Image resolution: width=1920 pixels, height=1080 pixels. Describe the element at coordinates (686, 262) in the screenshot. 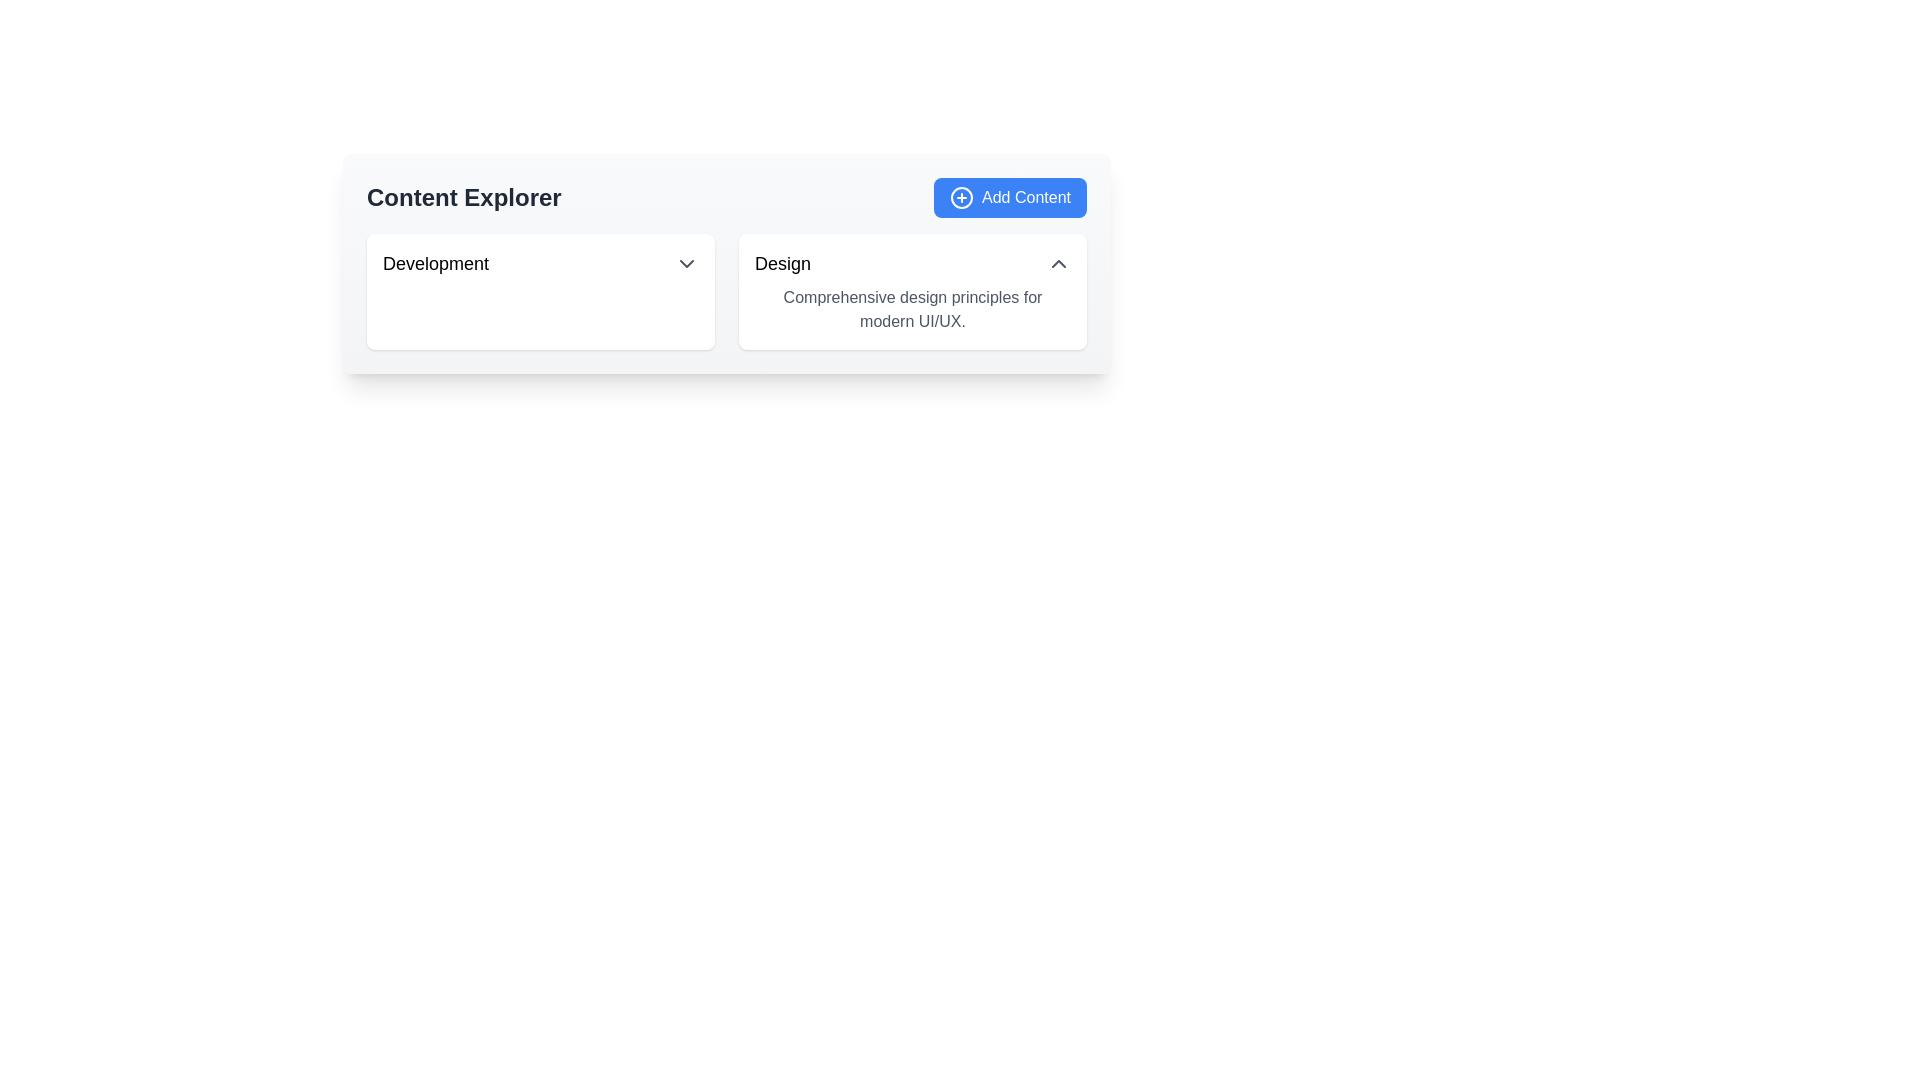

I see `the Dropdown indicator icon located on the right side of the 'Development' section` at that location.